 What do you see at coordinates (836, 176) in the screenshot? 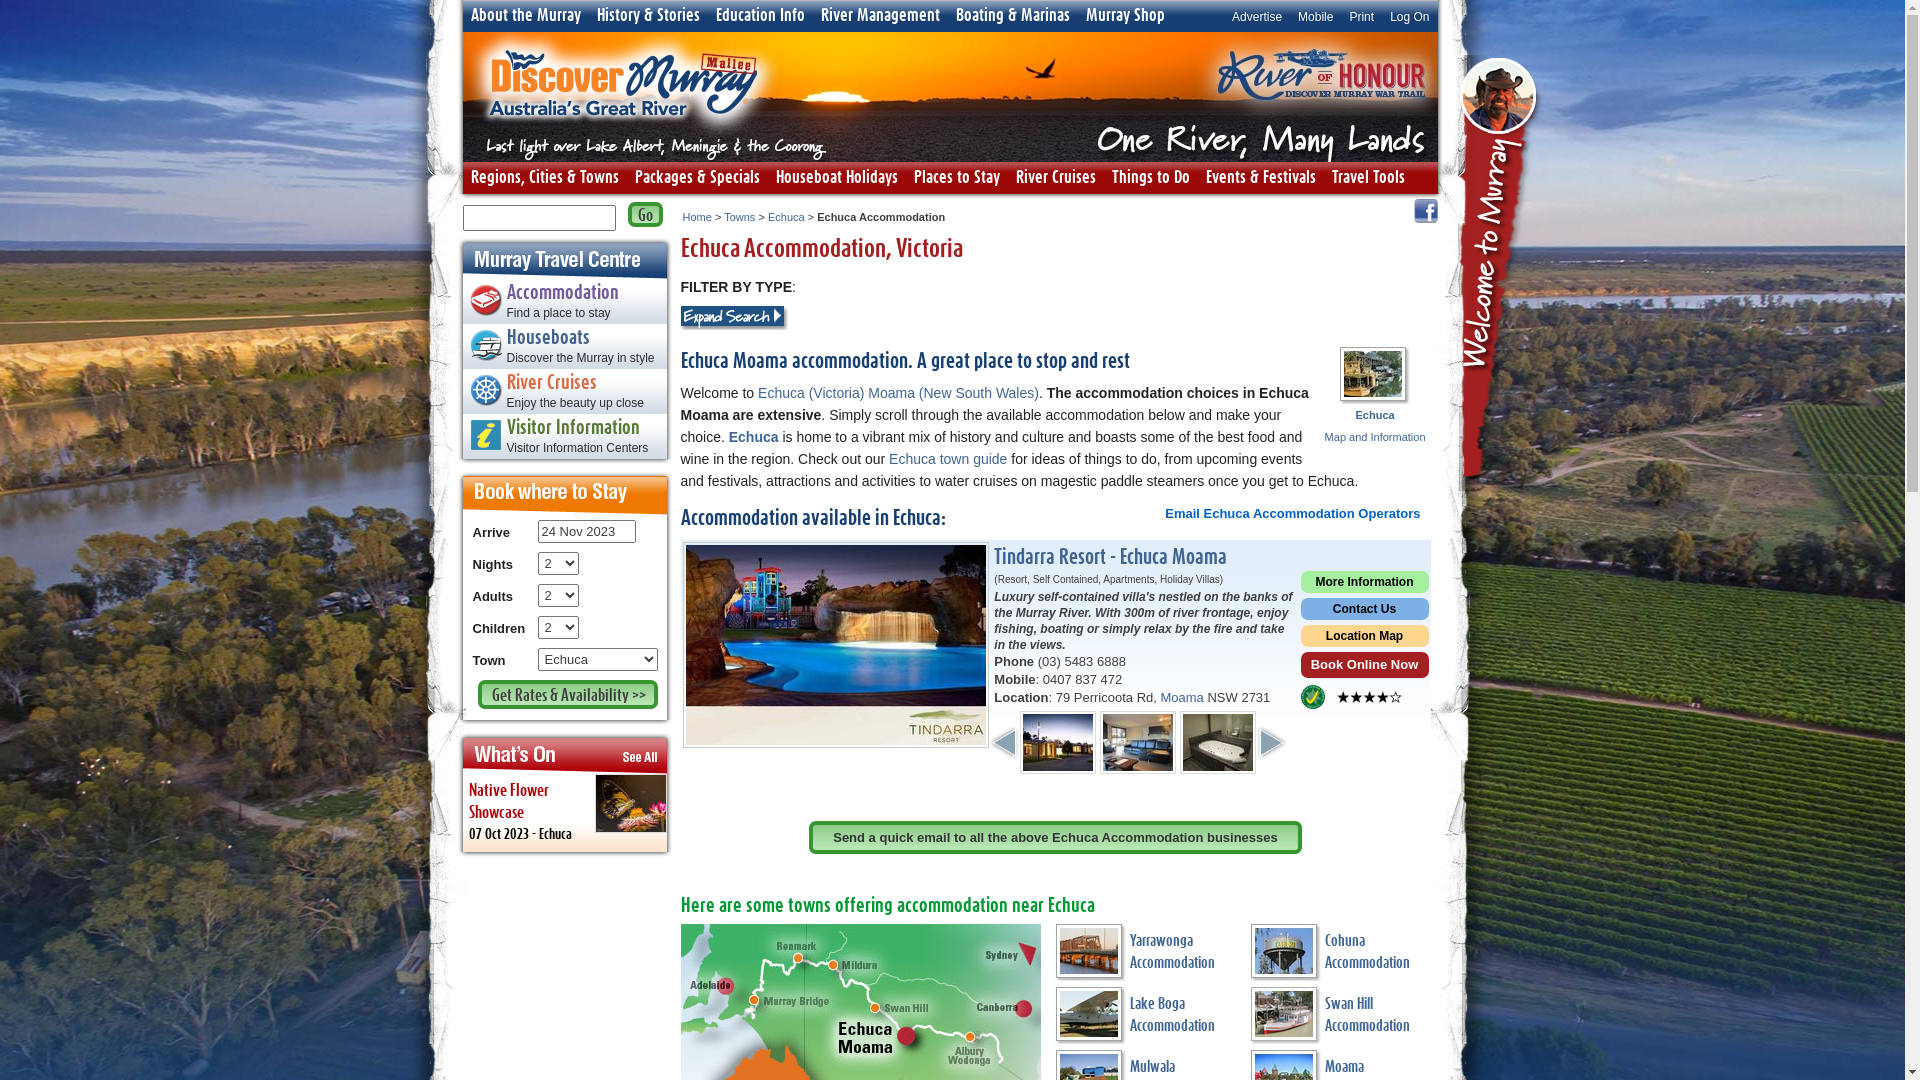
I see `'Houseboat Holidays'` at bounding box center [836, 176].